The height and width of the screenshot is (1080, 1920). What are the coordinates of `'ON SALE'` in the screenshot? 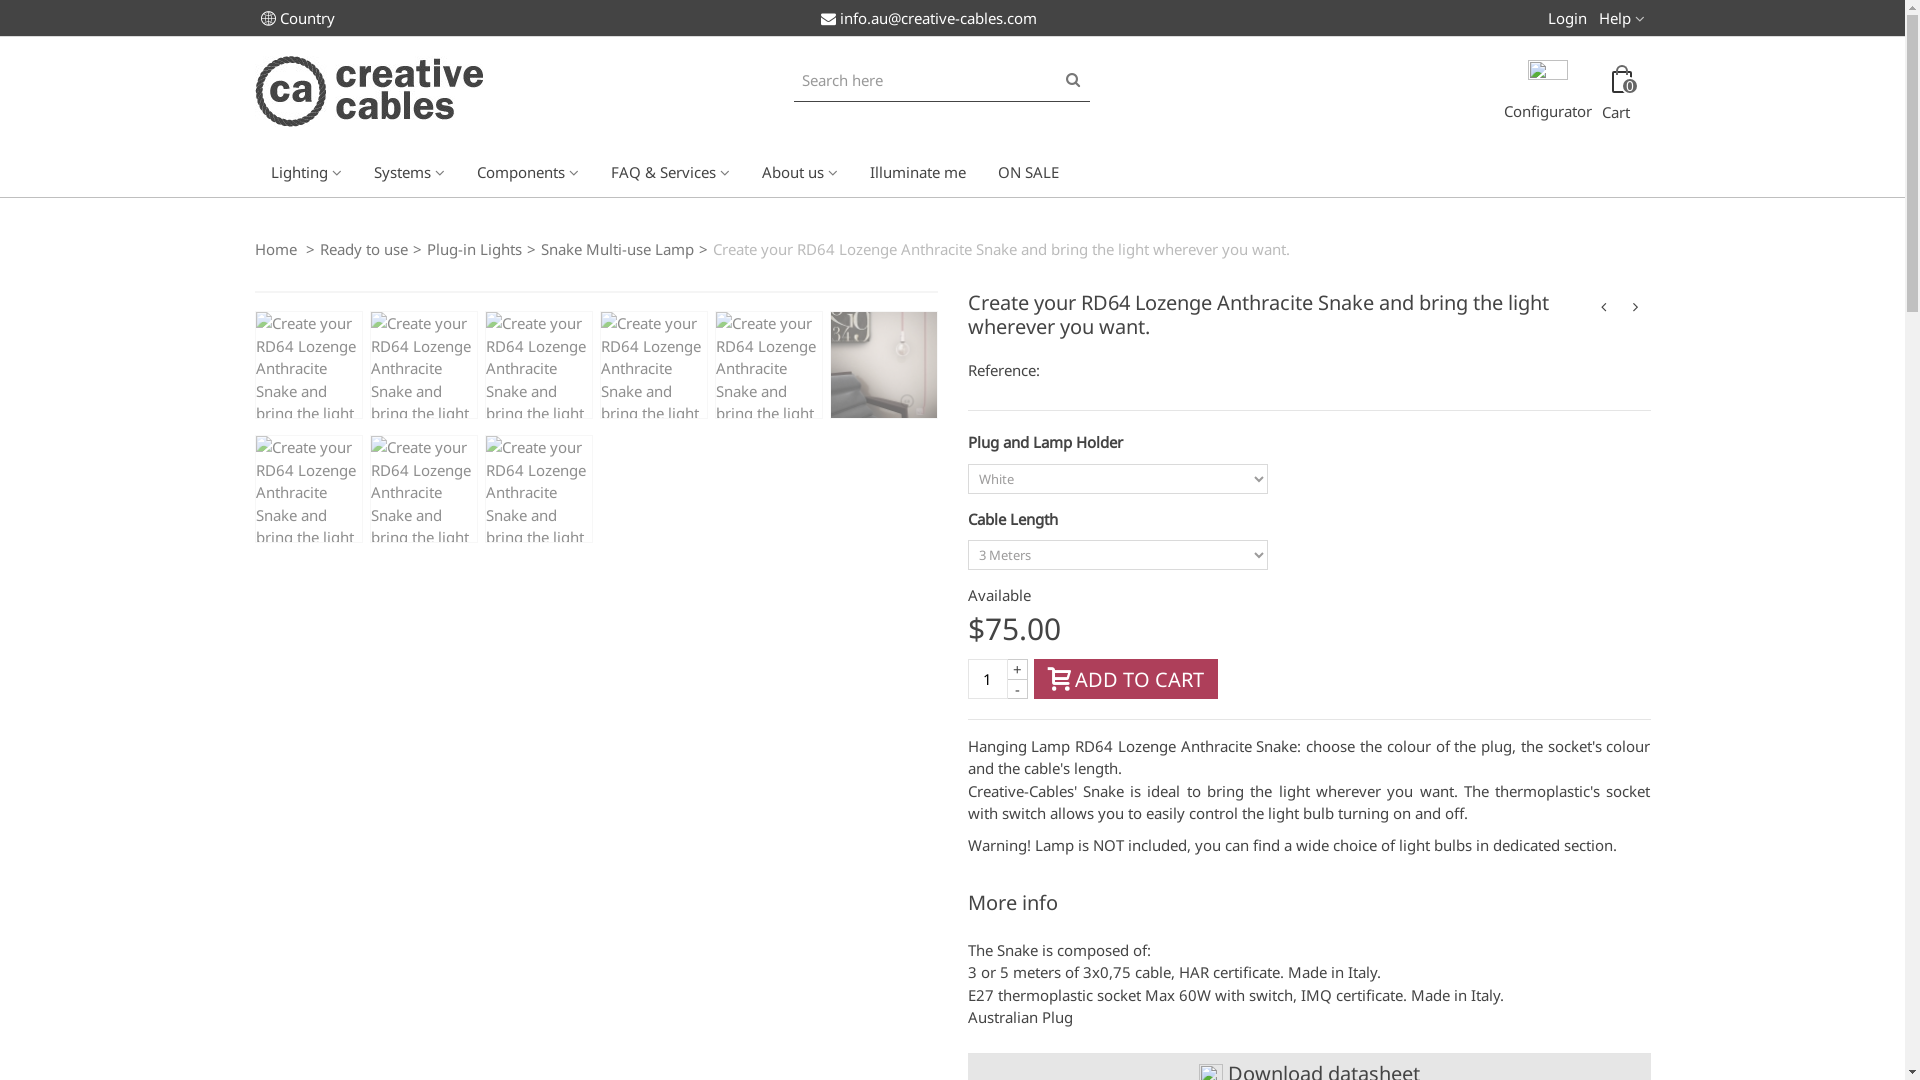 It's located at (982, 169).